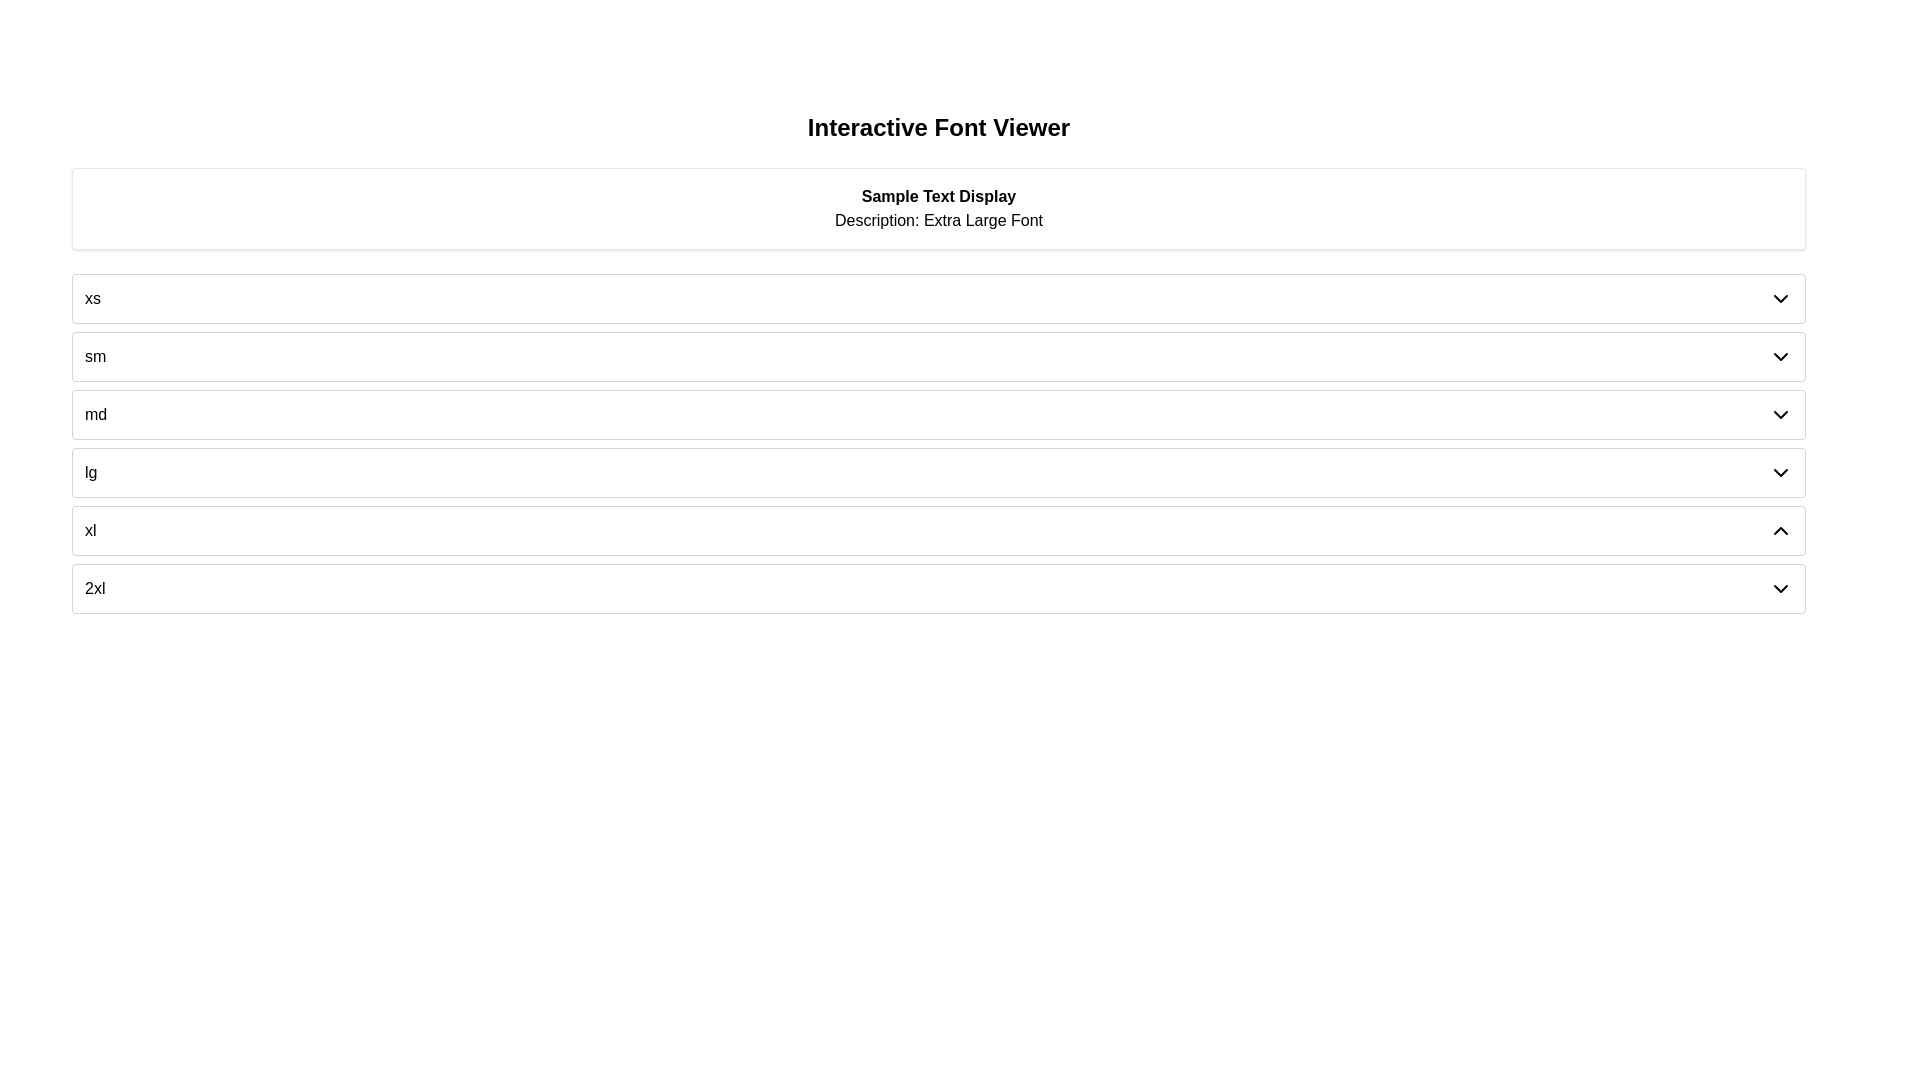  What do you see at coordinates (938, 473) in the screenshot?
I see `the fourth button in the vertical list of size options` at bounding box center [938, 473].